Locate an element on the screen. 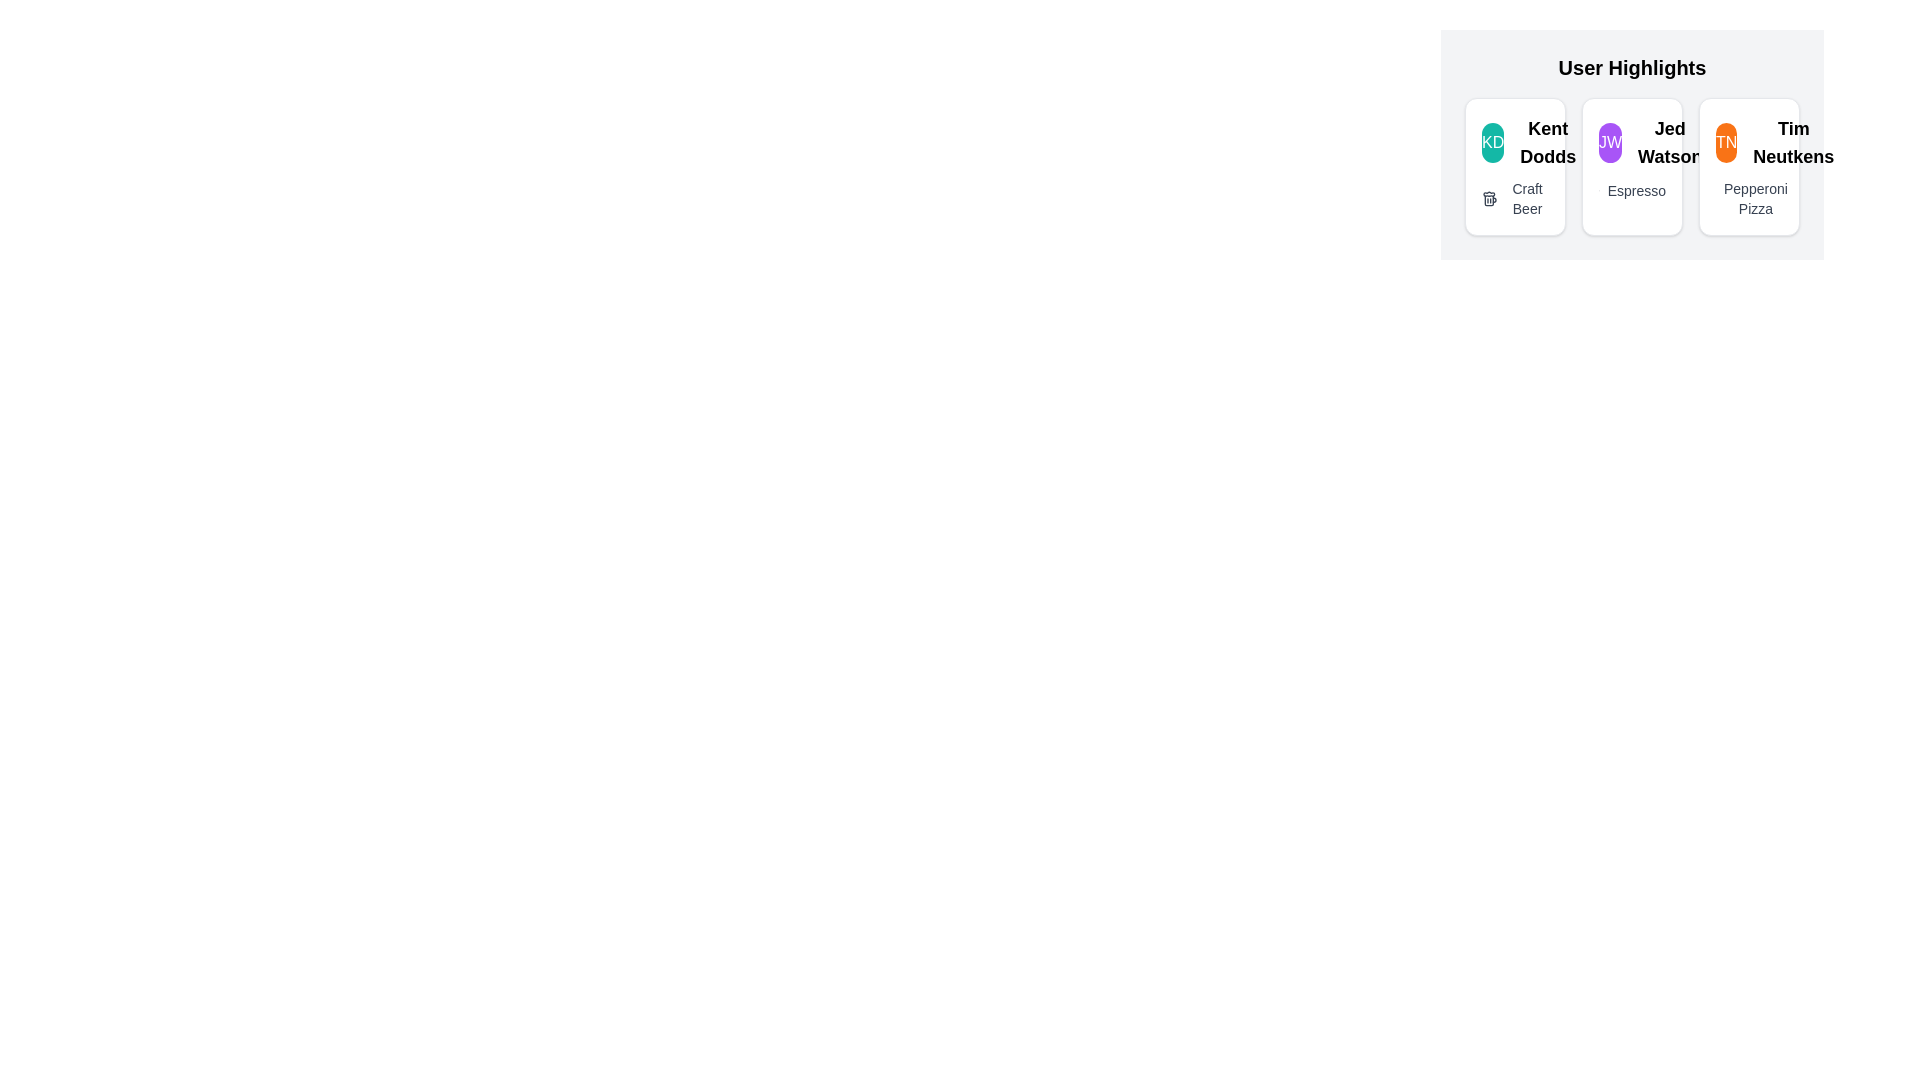 This screenshot has width=1920, height=1080. the Text component displaying the name of the user associated with the adjacent teal circular avatar containing 'KD', located at the top-left corner of the list of user highlights is located at coordinates (1547, 141).